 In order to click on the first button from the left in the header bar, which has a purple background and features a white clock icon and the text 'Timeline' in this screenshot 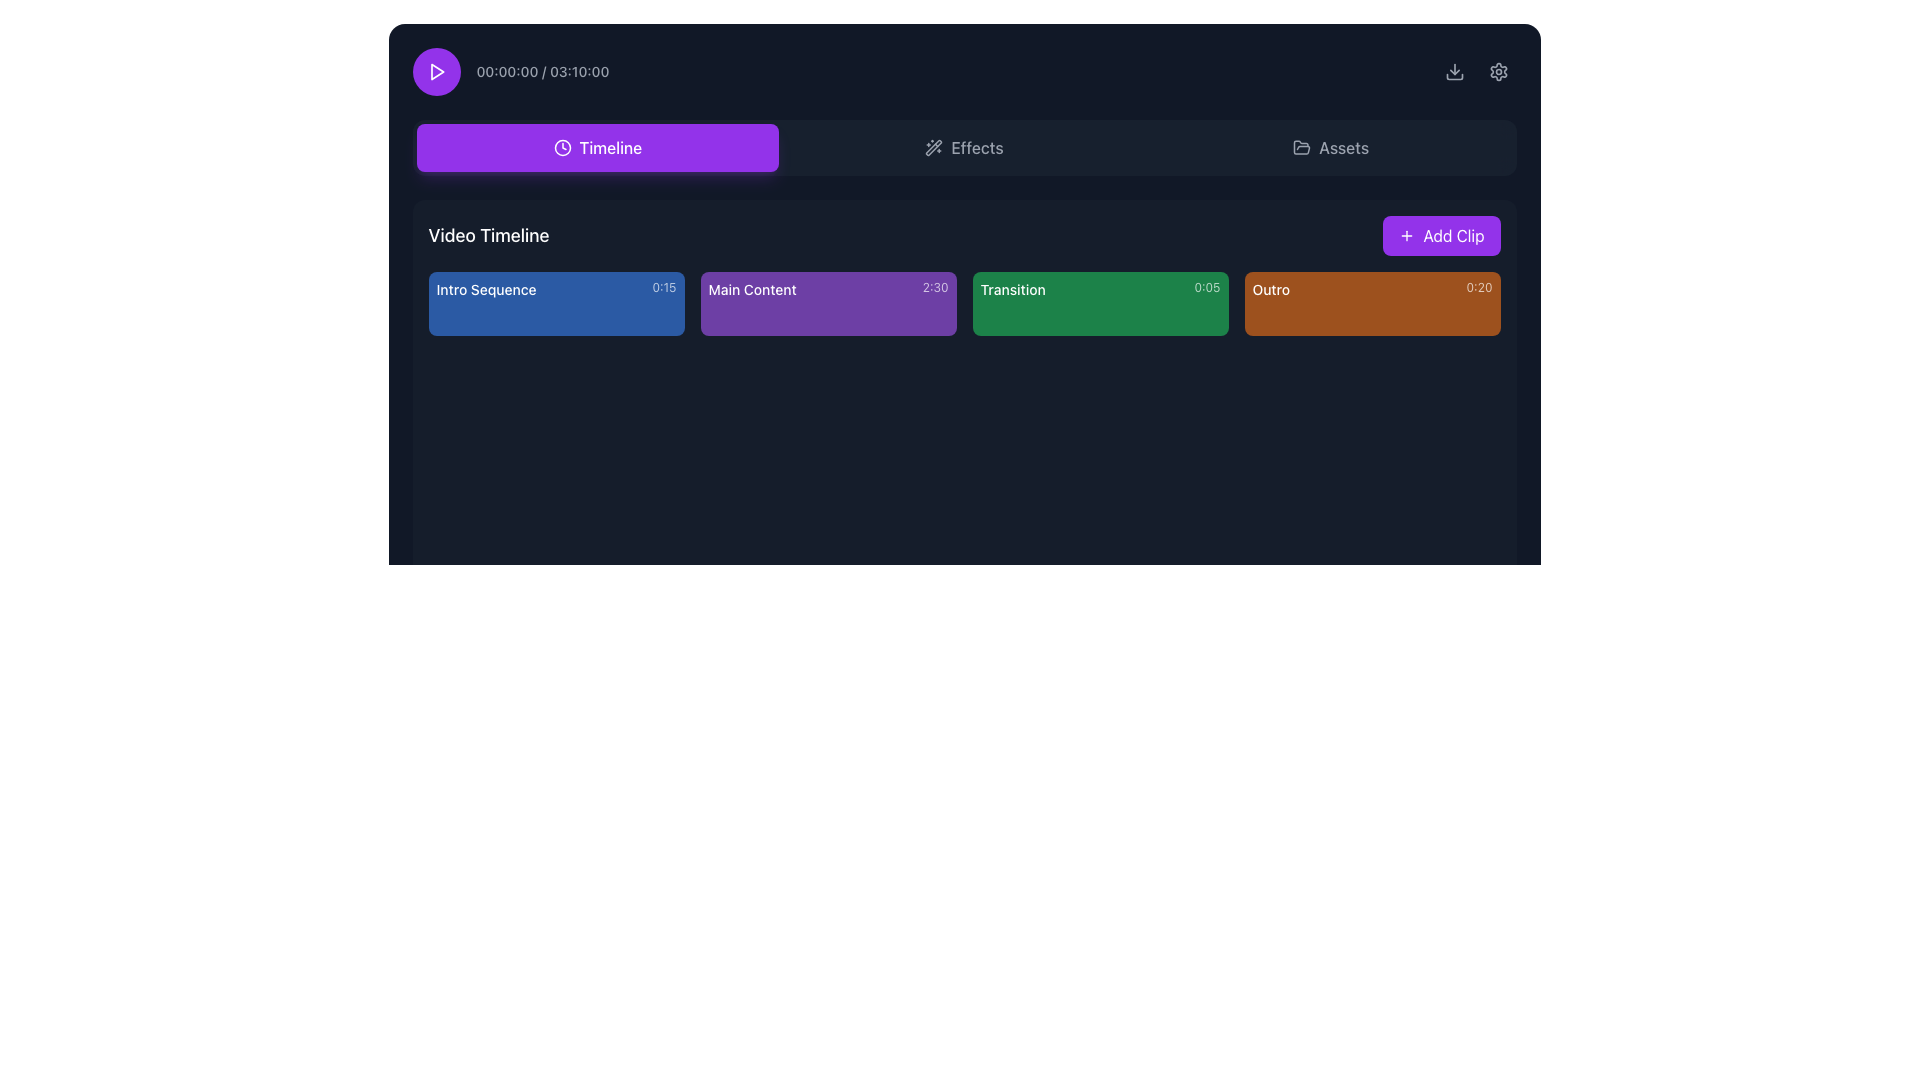, I will do `click(596, 146)`.